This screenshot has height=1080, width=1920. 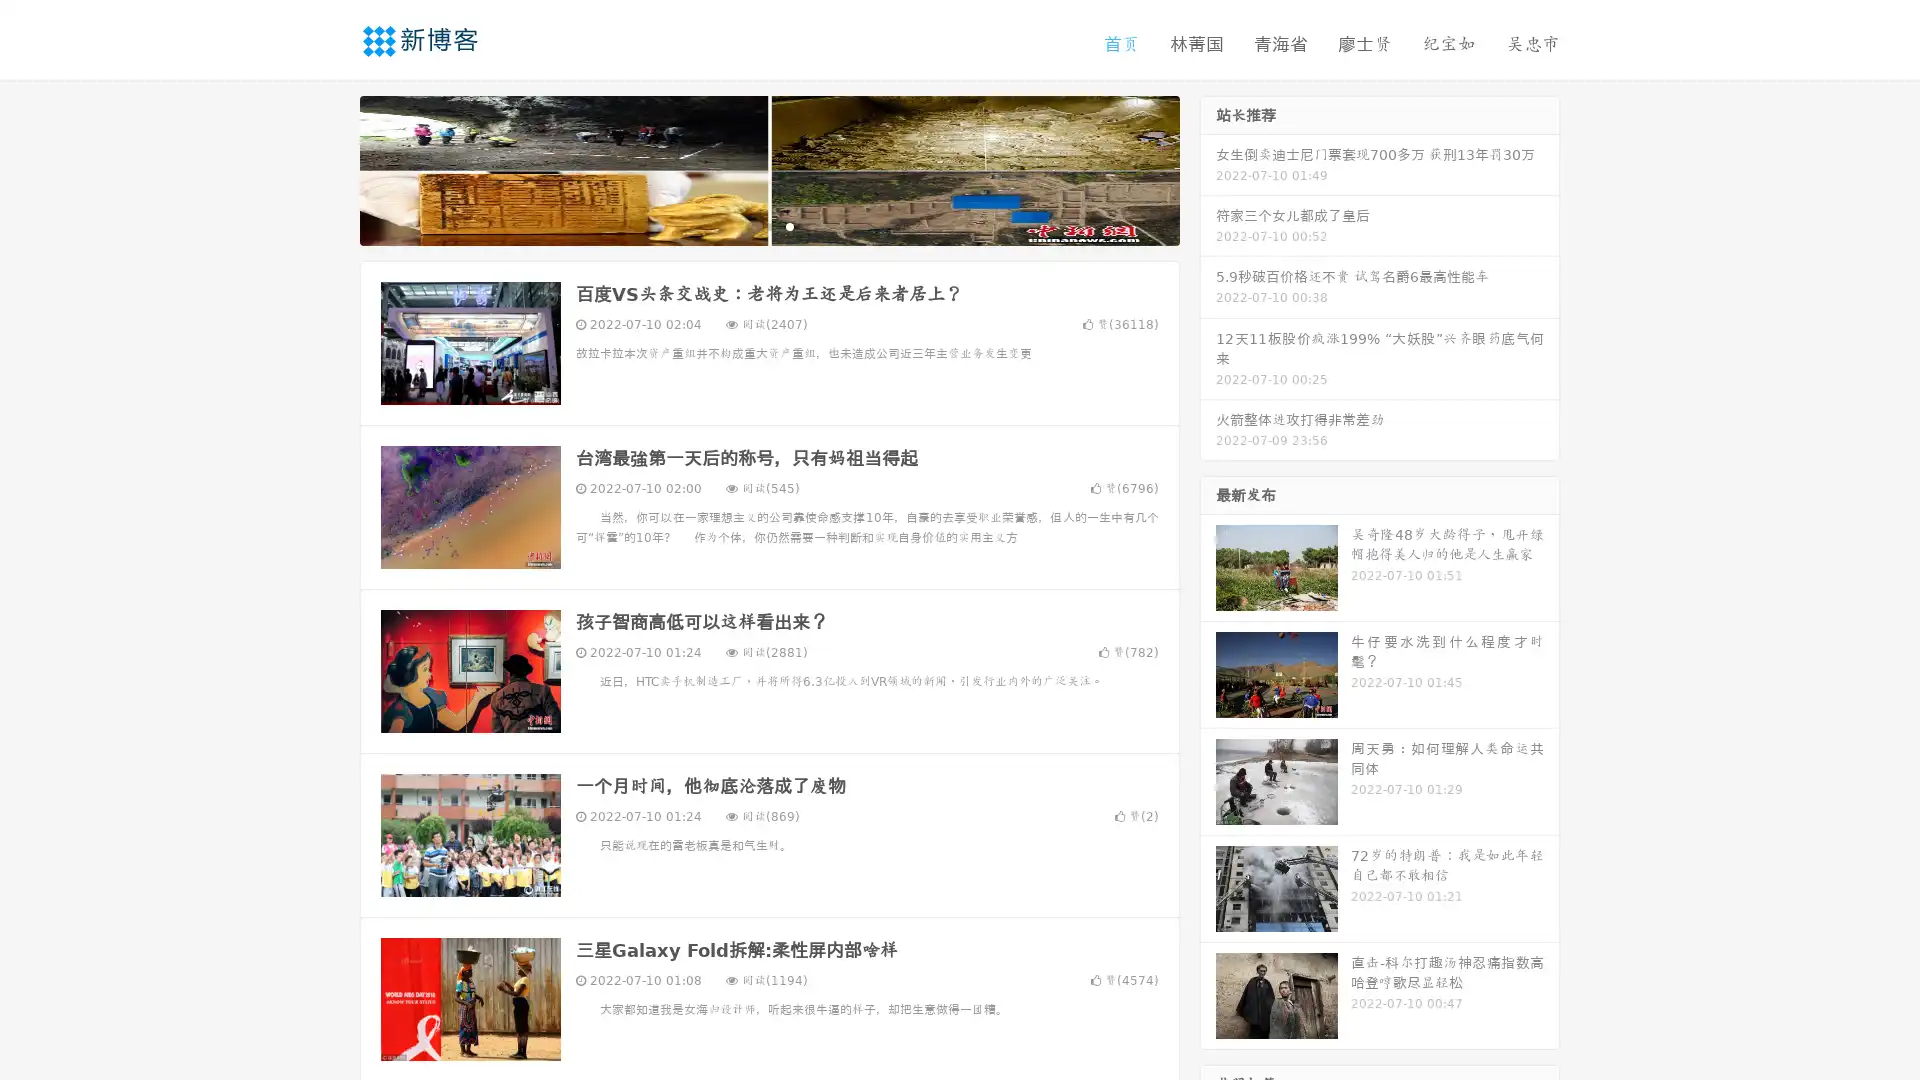 What do you see at coordinates (1208, 168) in the screenshot?
I see `Next slide` at bounding box center [1208, 168].